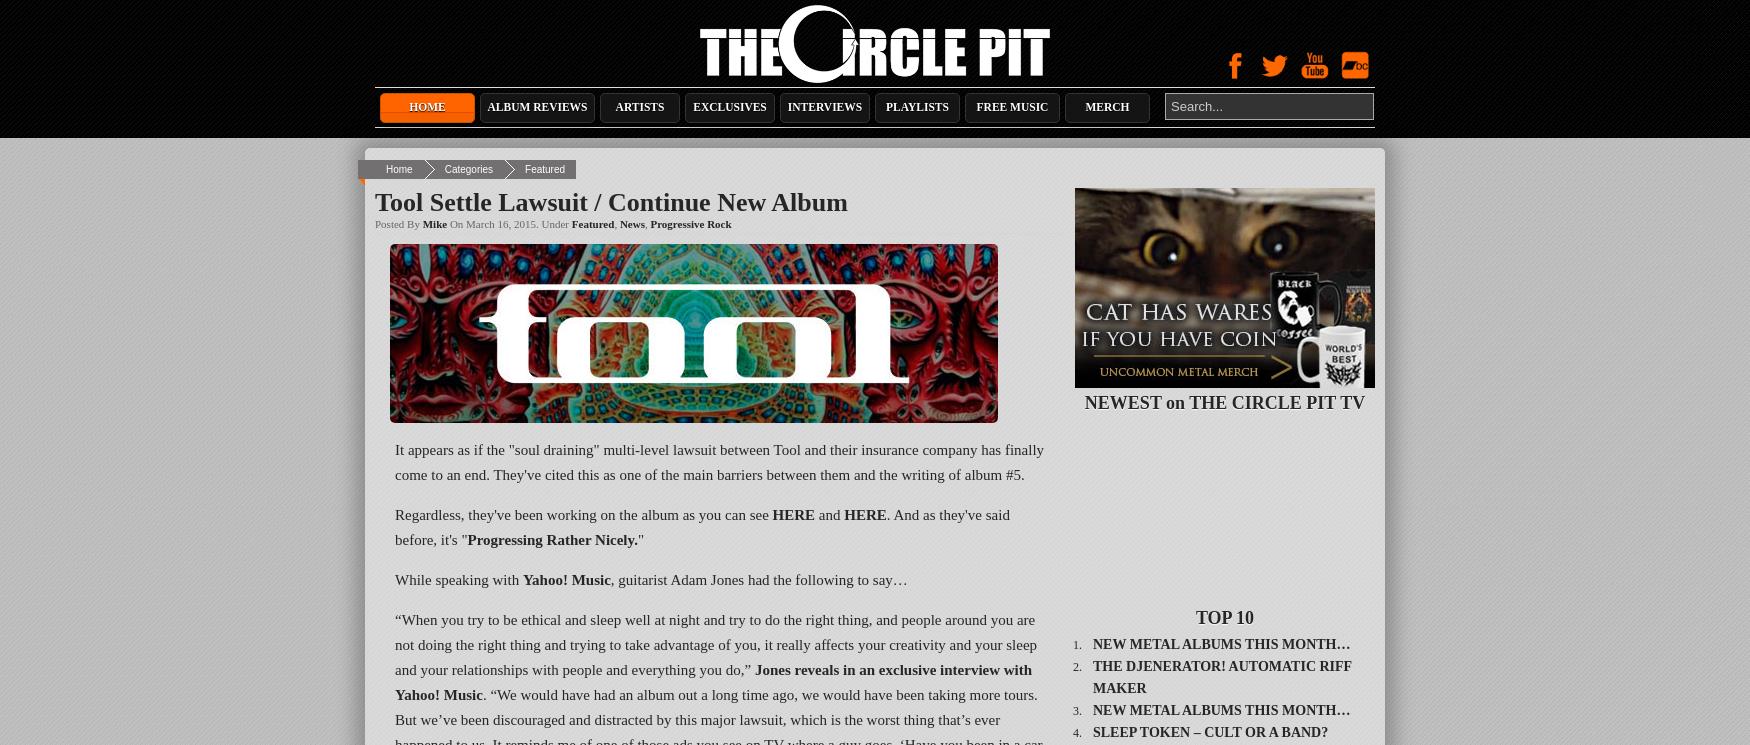 This screenshot has height=745, width=1750. Describe the element at coordinates (397, 224) in the screenshot. I see `'Posted By'` at that location.